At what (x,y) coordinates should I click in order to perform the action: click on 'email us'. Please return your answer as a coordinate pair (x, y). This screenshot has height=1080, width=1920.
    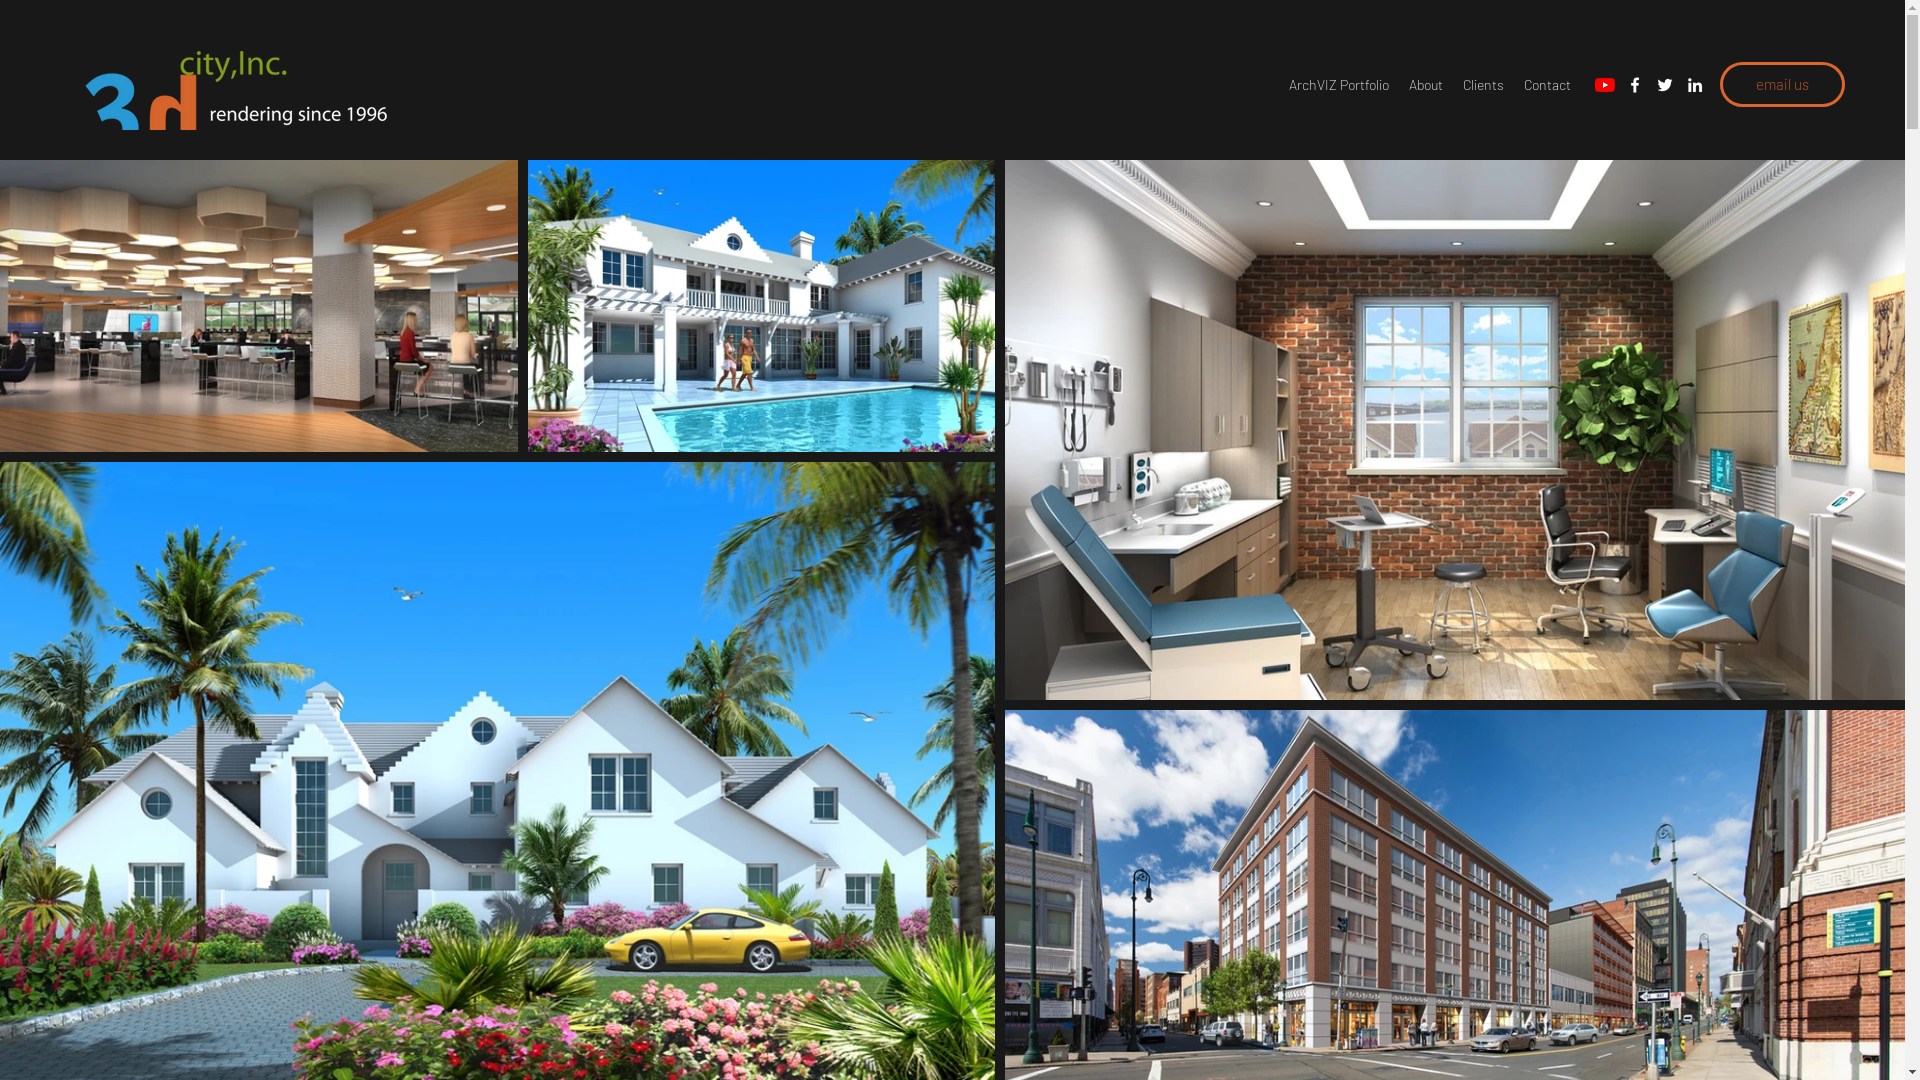
    Looking at the image, I should click on (1782, 83).